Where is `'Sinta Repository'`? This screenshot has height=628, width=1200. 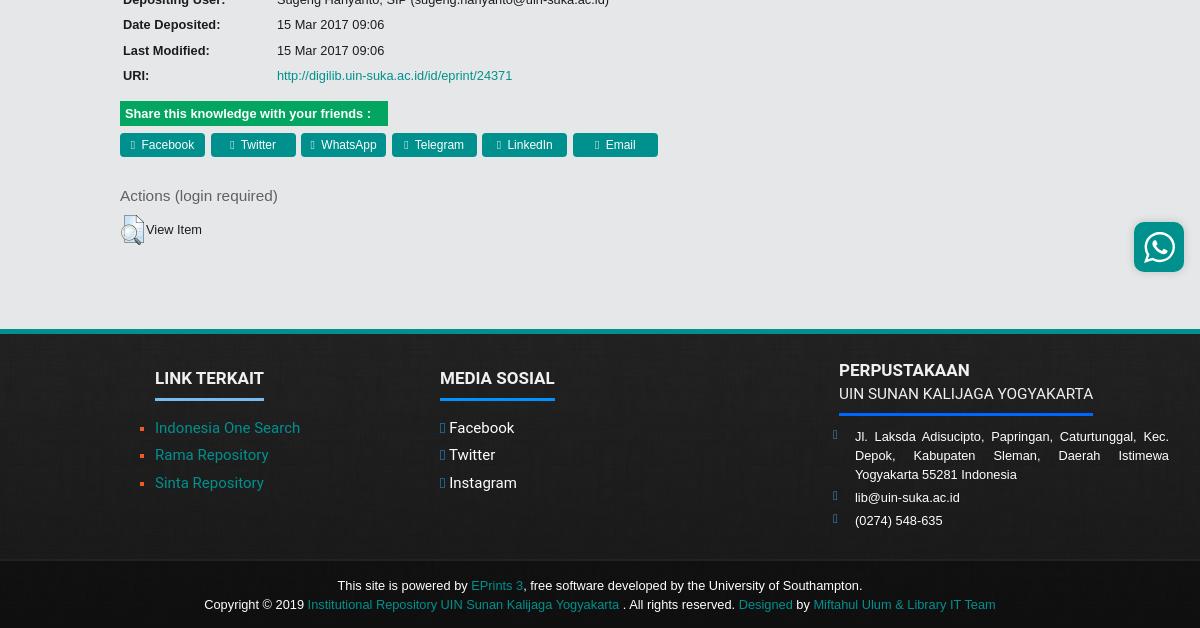
'Sinta Repository' is located at coordinates (208, 480).